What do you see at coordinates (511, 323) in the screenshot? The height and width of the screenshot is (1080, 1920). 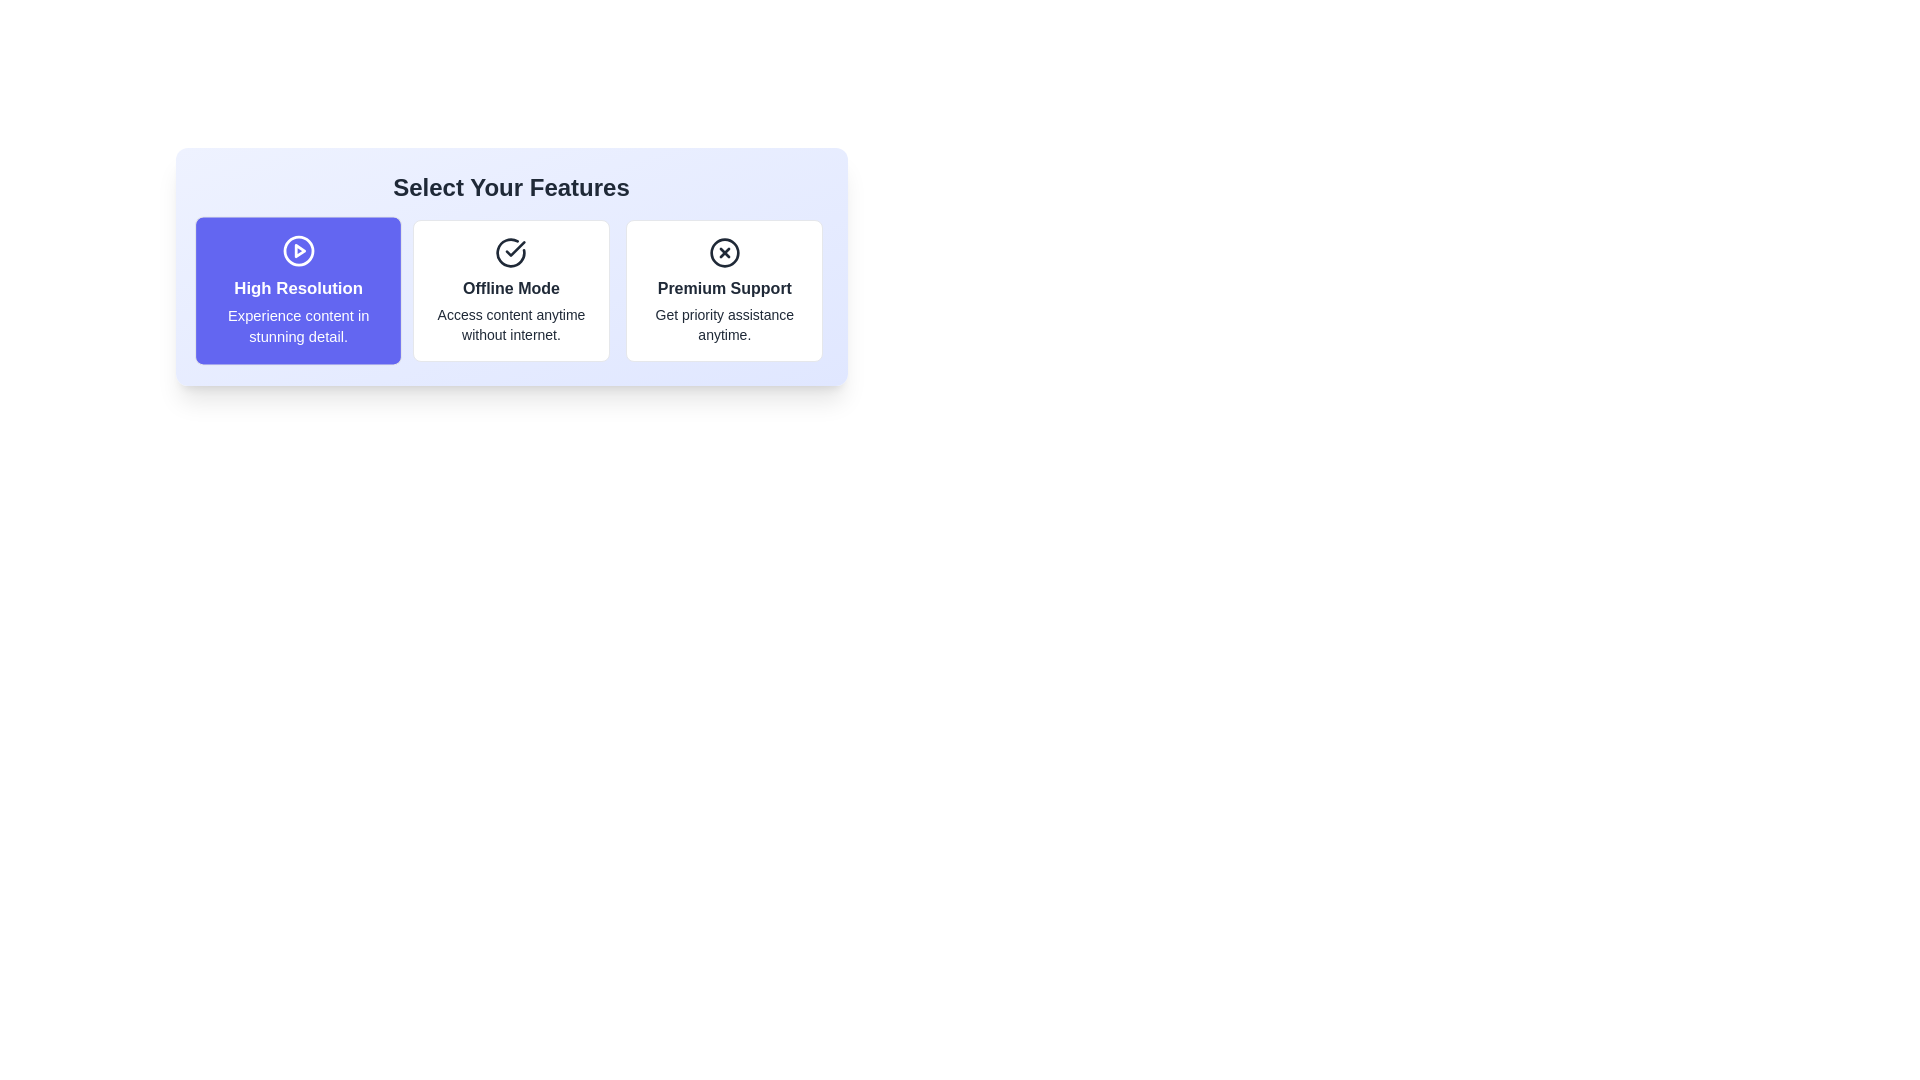 I see `the static text caption that reads 'Access content anytime' on the first line and 'without internet.' on the second line, which is styled in gray and positioned below 'Offline Mode'` at bounding box center [511, 323].